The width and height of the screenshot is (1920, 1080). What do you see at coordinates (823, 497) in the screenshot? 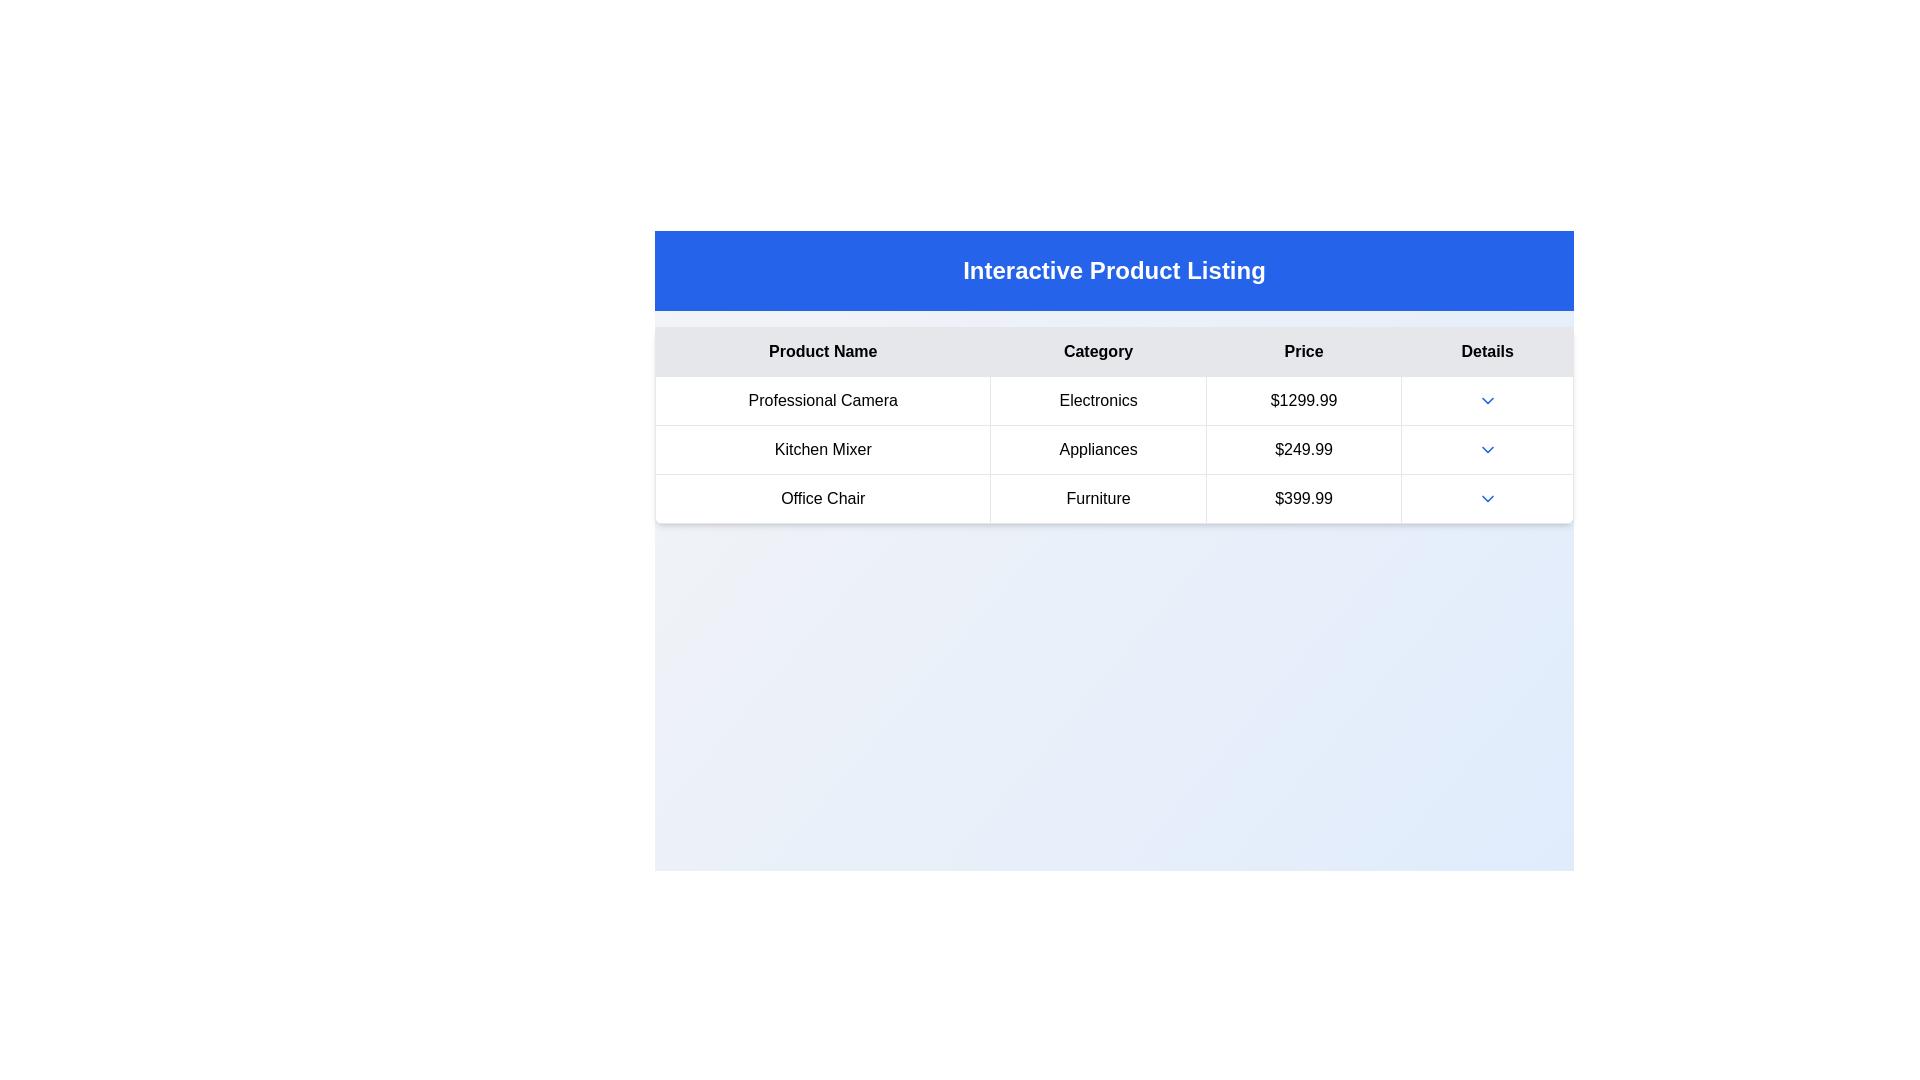
I see `text displayed in the text label that shows the product name in the first column of the third row under the 'Product Name' header` at bounding box center [823, 497].